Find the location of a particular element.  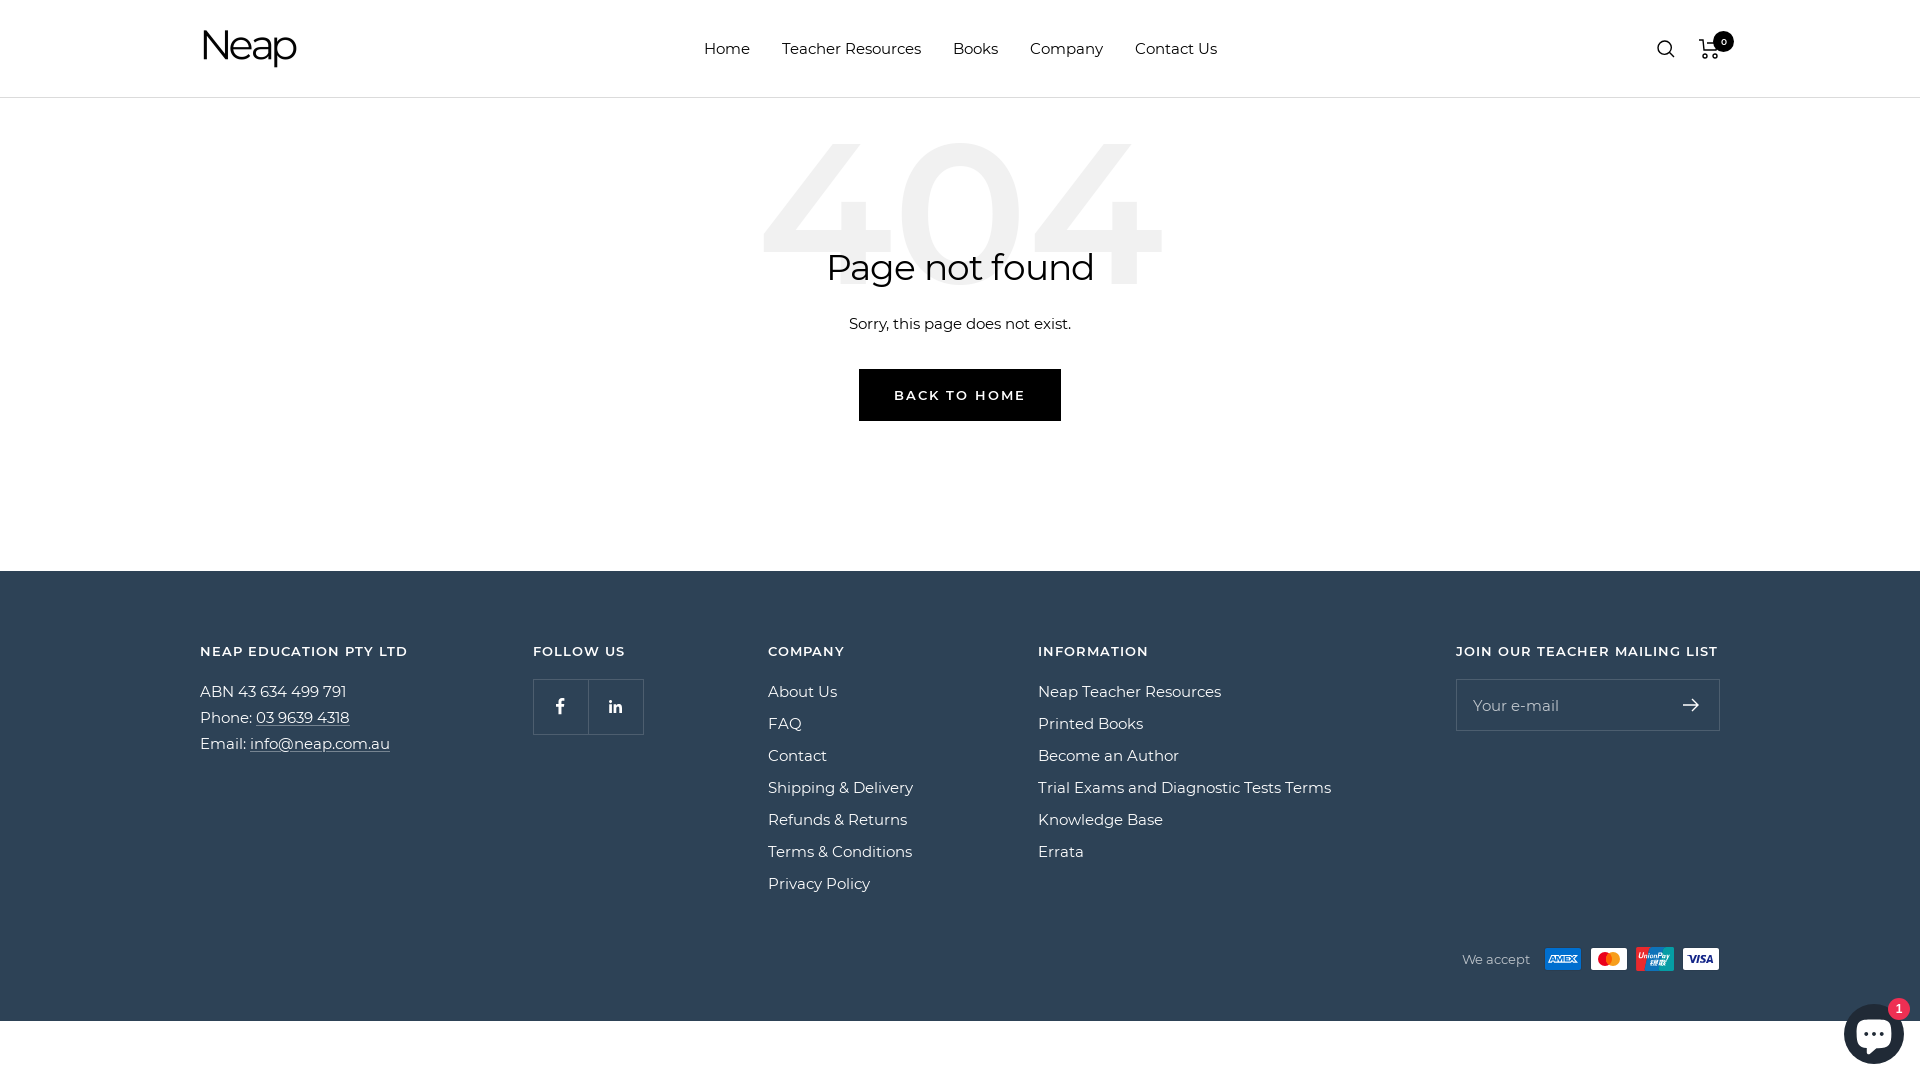

'About Us' is located at coordinates (802, 690).